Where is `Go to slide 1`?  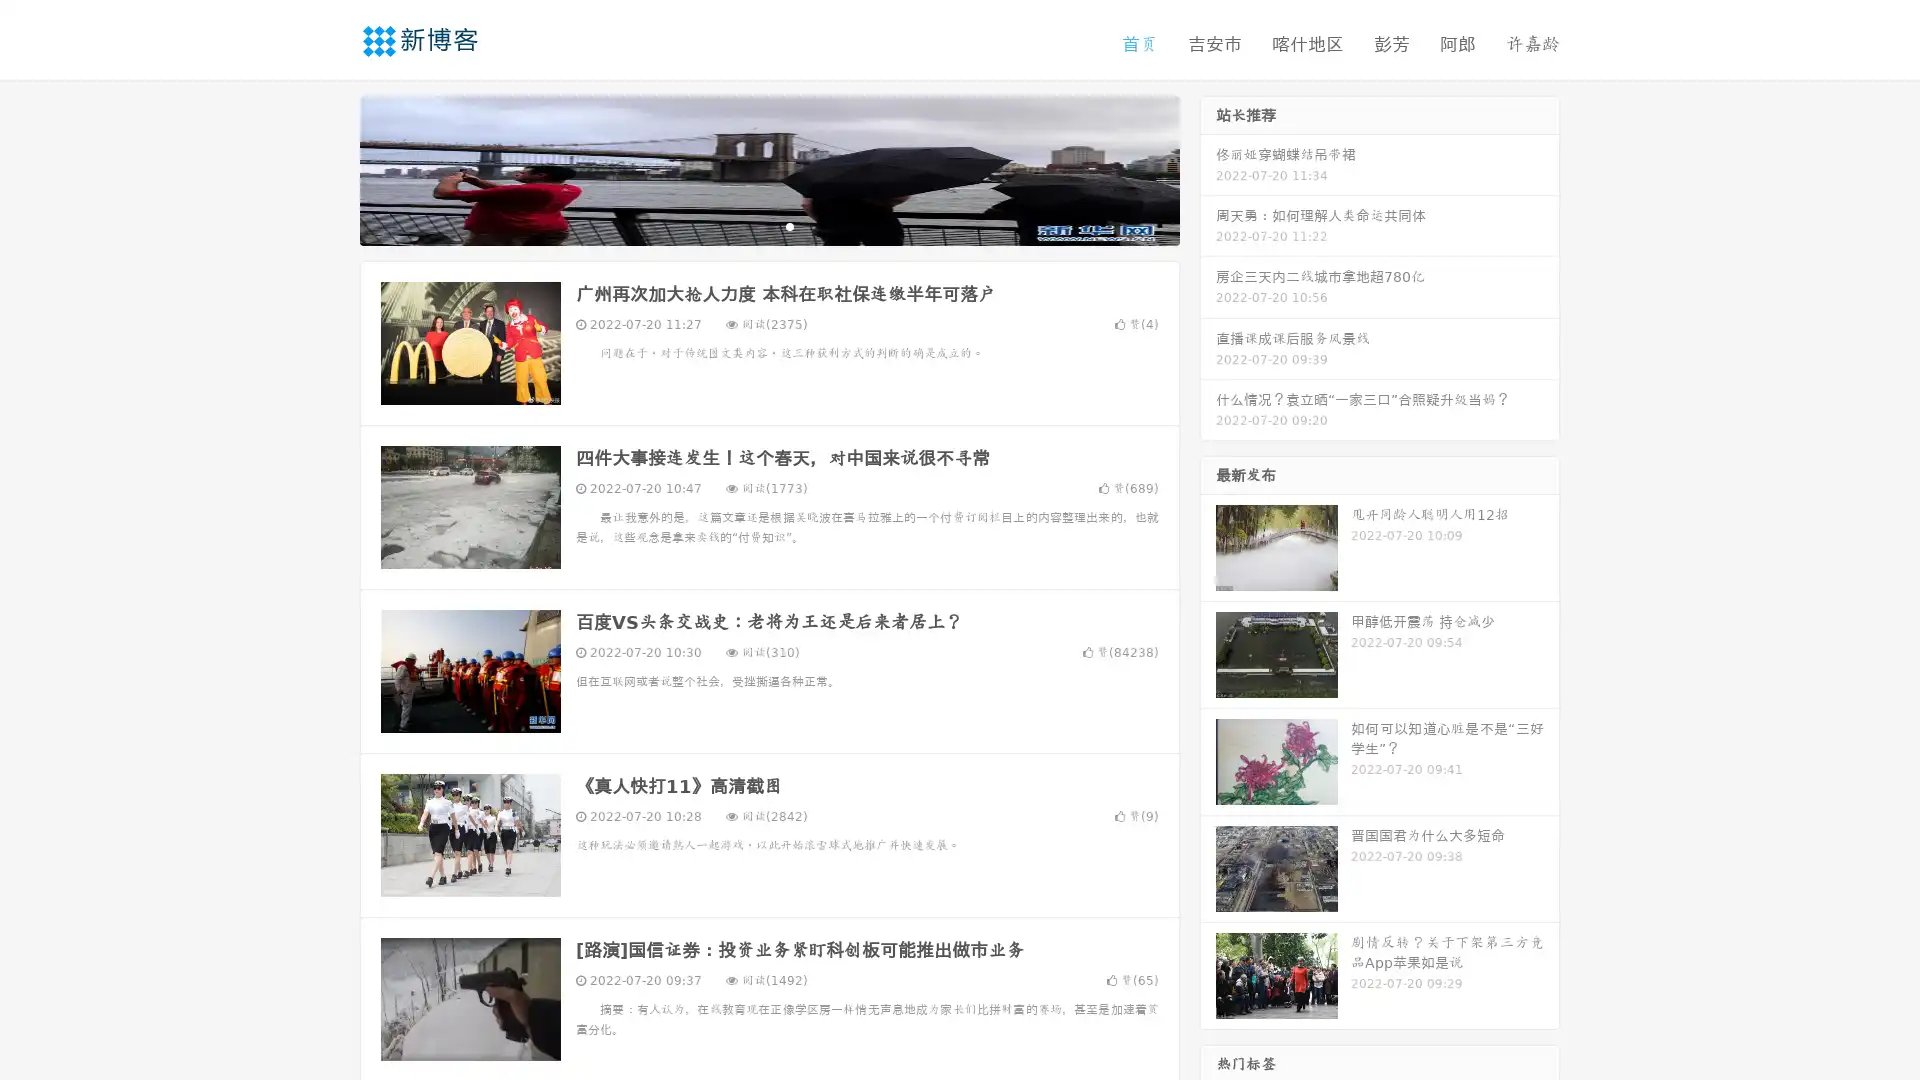 Go to slide 1 is located at coordinates (748, 225).